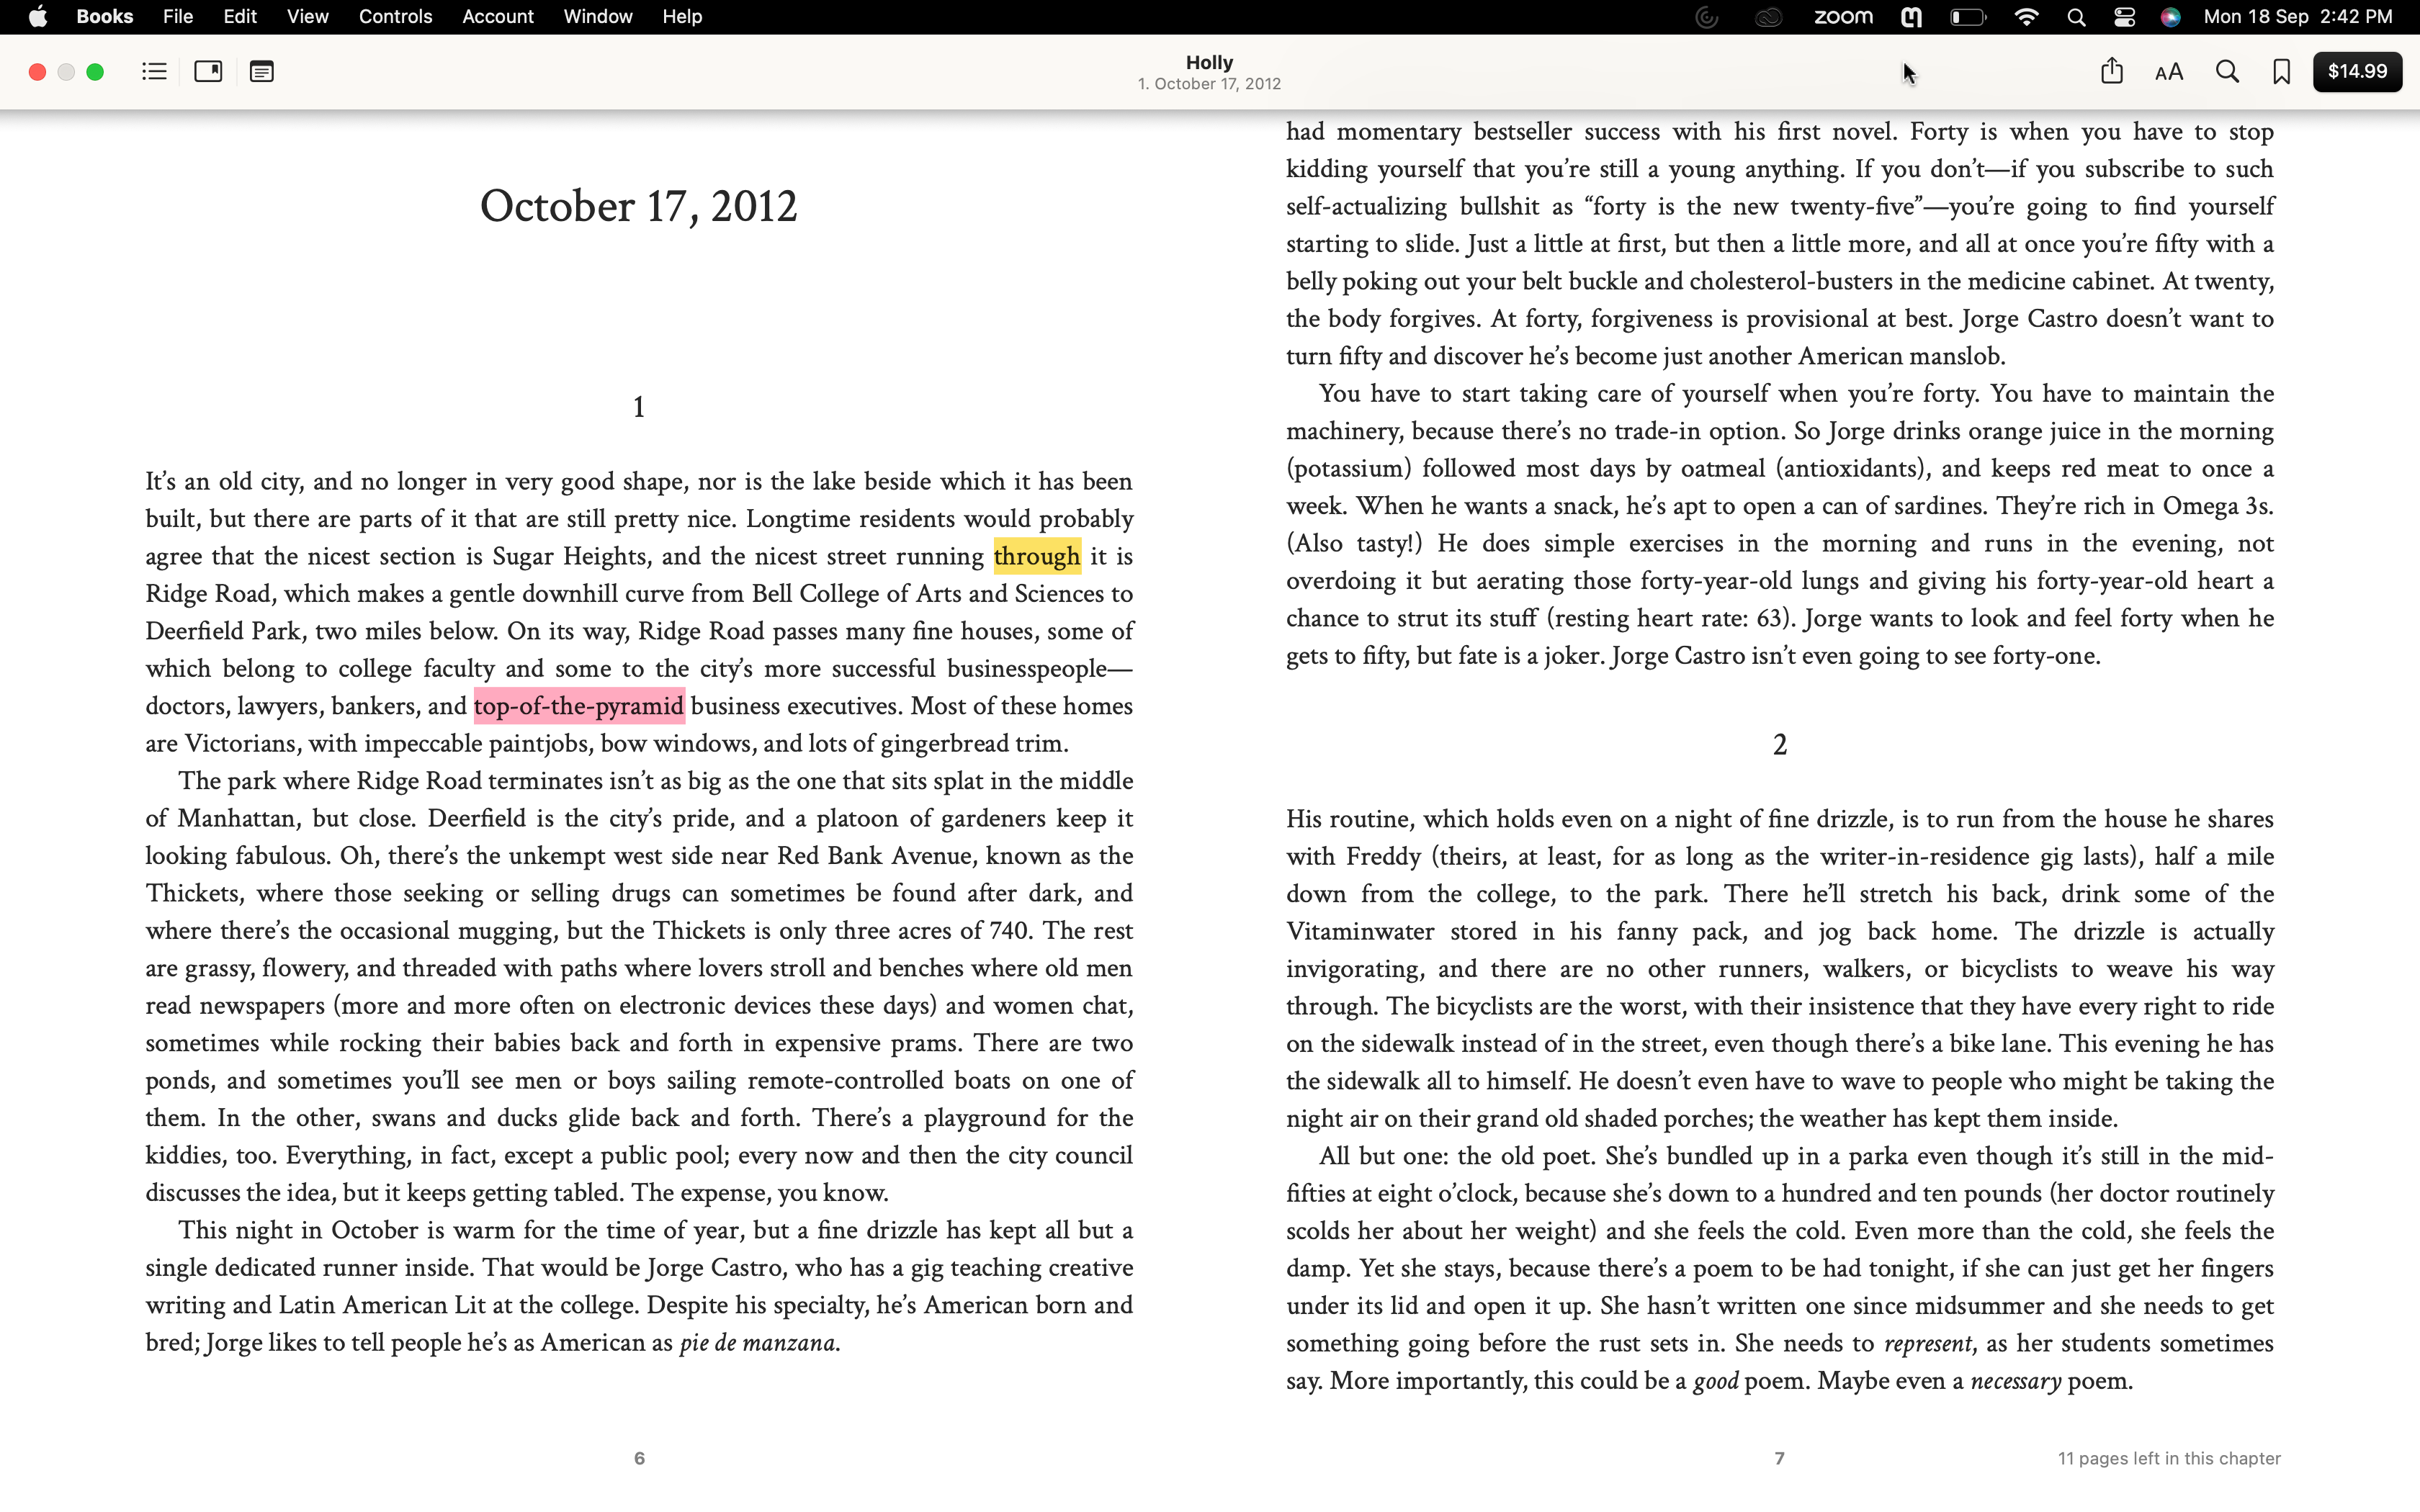  What do you see at coordinates (2225, 73) in the screenshot?
I see `Search for "handsome" in the book` at bounding box center [2225, 73].